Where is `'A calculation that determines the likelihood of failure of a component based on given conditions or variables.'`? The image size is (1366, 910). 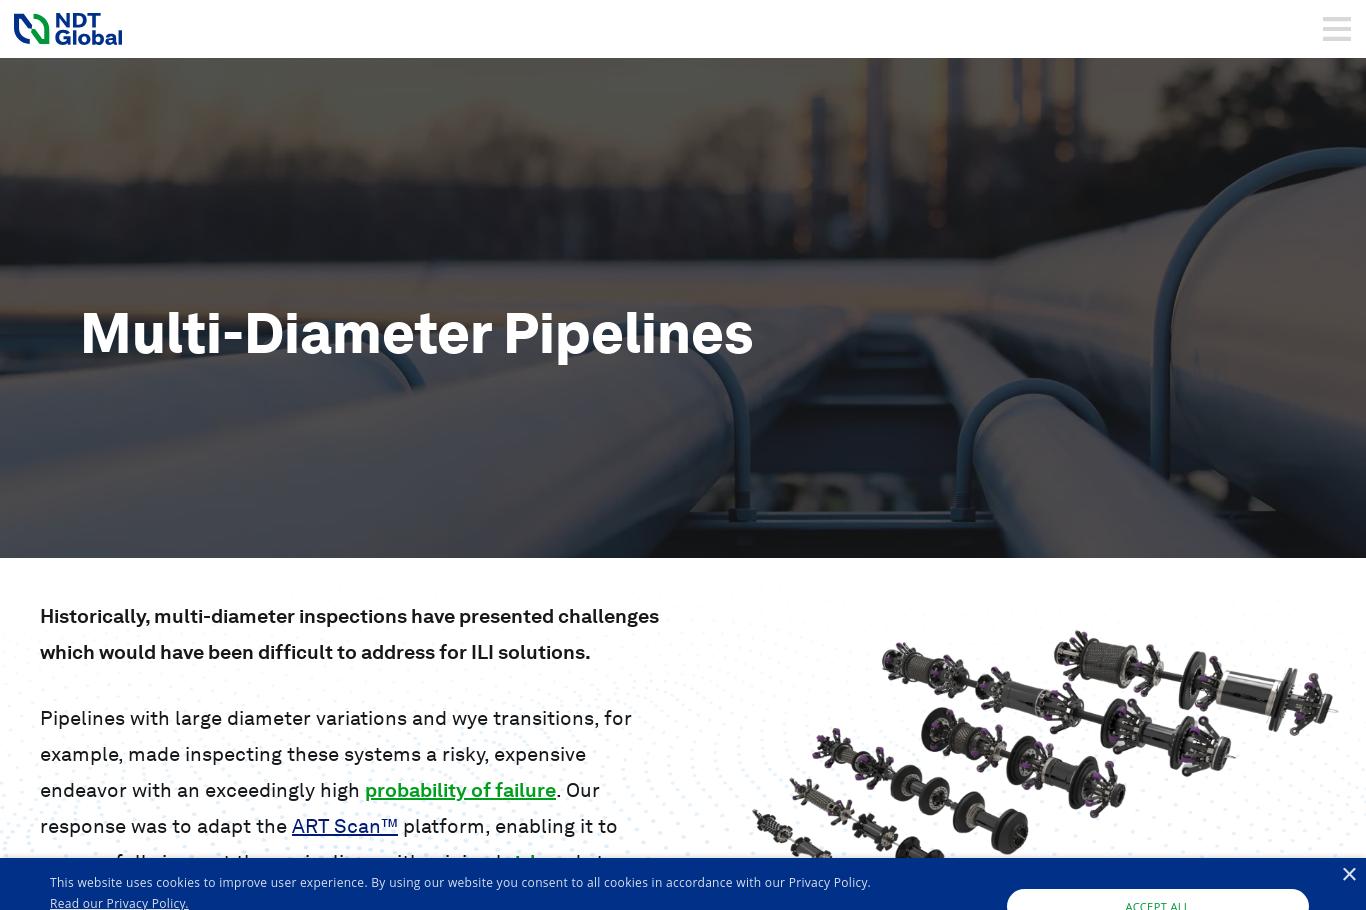 'A calculation that determines the likelihood of failure of a component based on given conditions or variables.' is located at coordinates (287, 841).